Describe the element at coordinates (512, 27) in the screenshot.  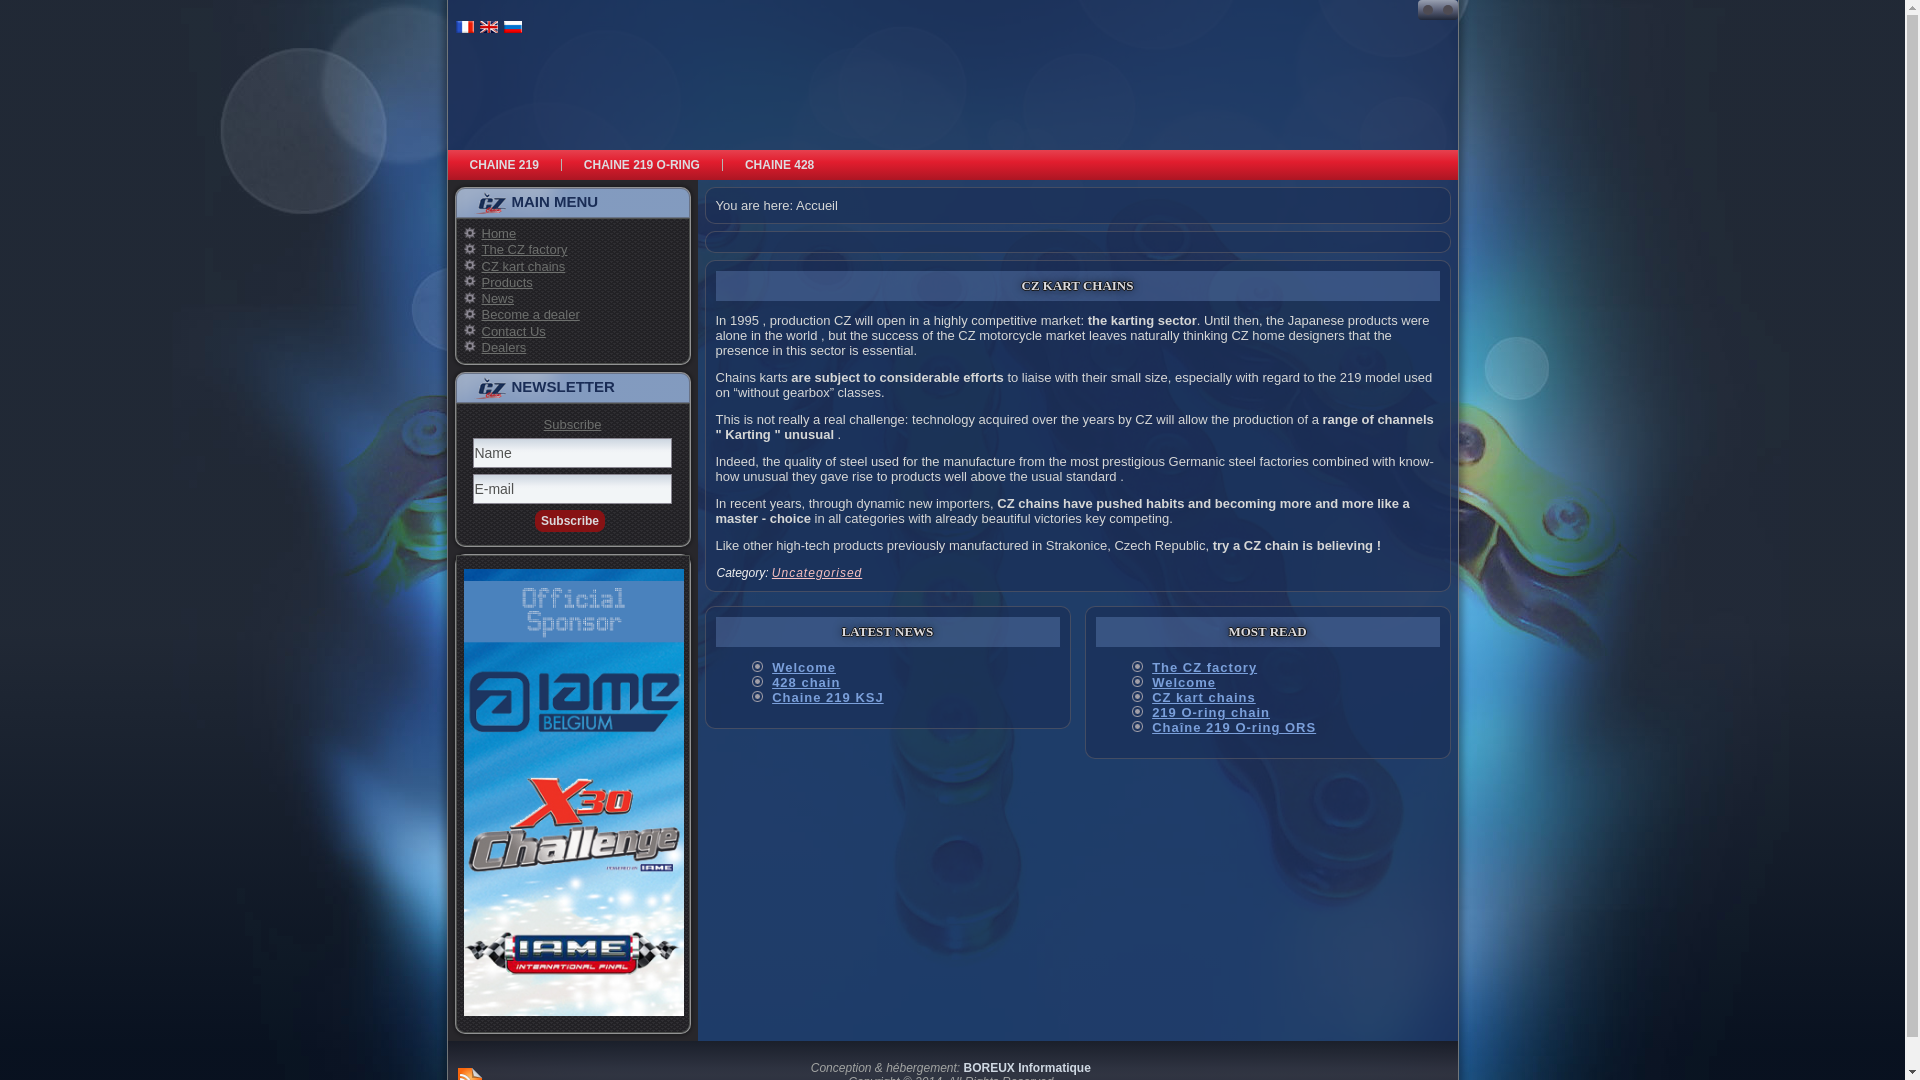
I see `'Russian'` at that location.